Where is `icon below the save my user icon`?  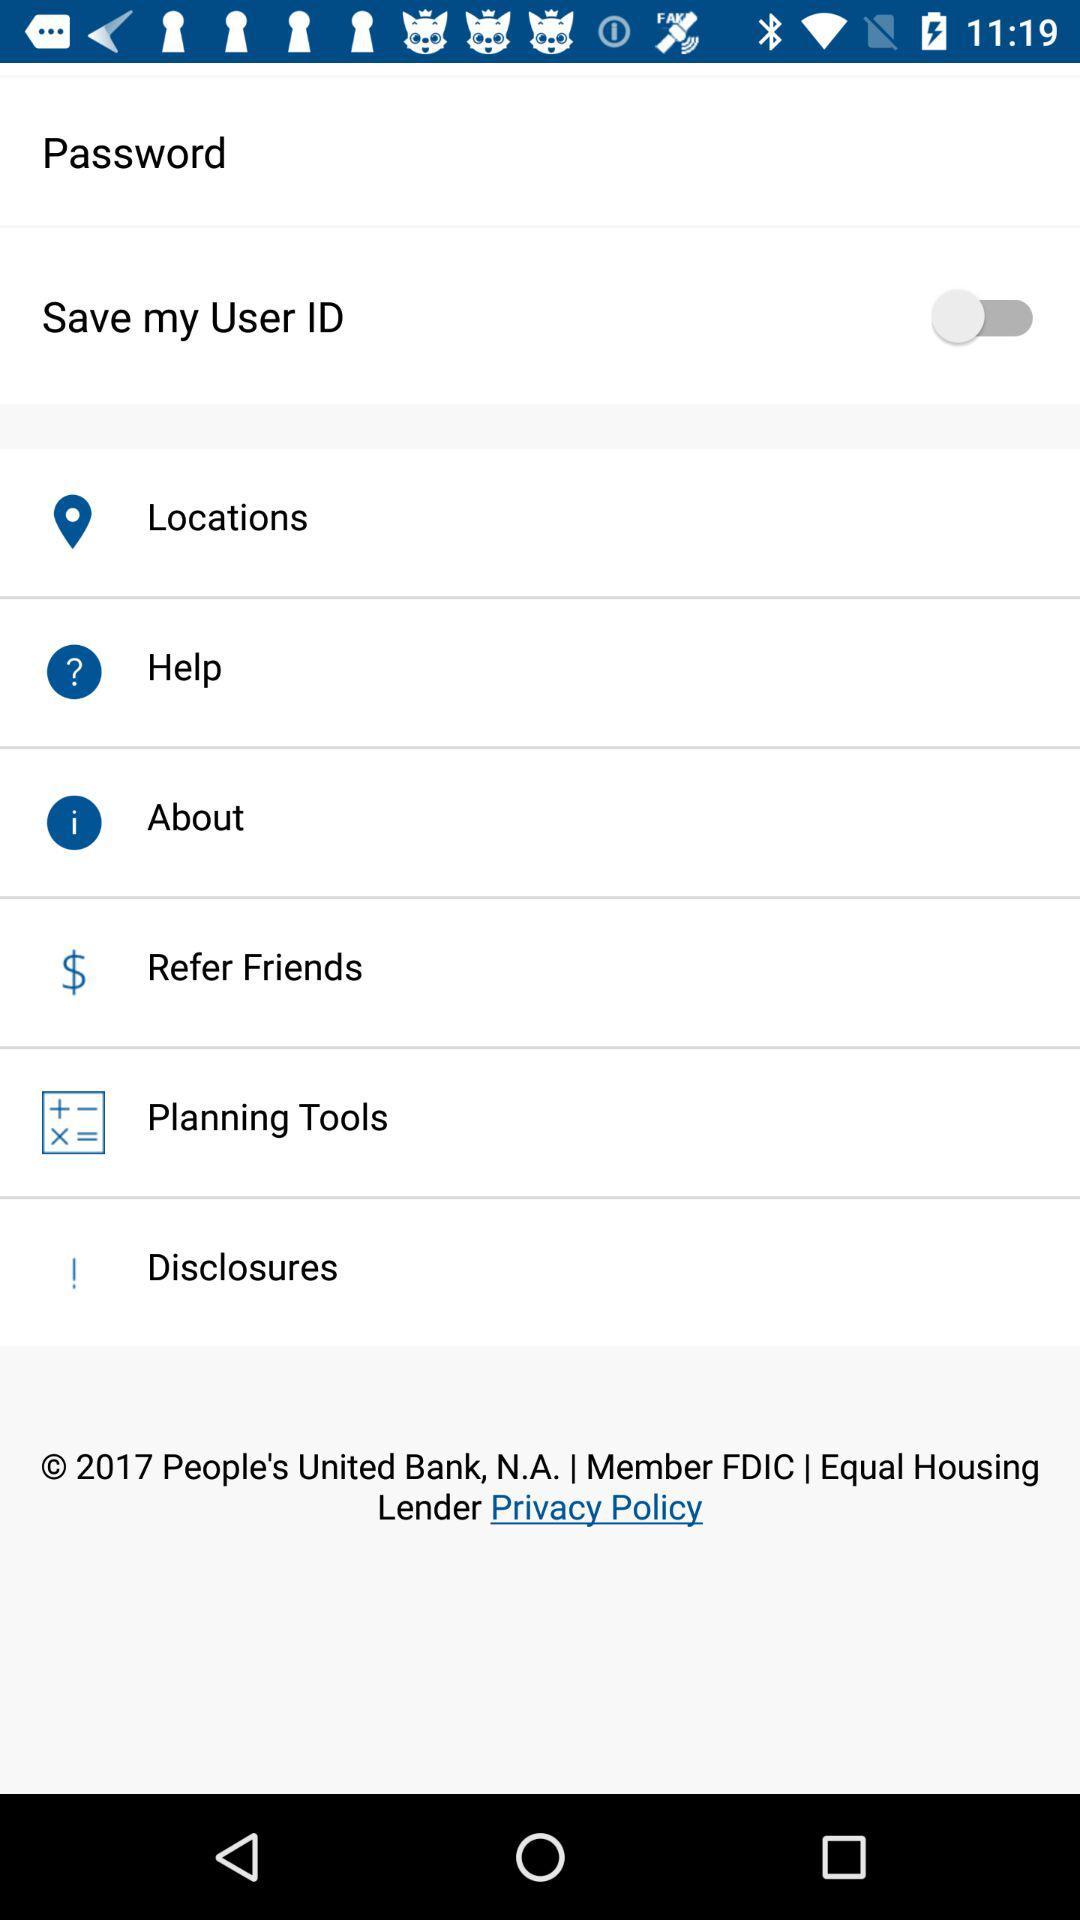 icon below the save my user icon is located at coordinates (206, 515).